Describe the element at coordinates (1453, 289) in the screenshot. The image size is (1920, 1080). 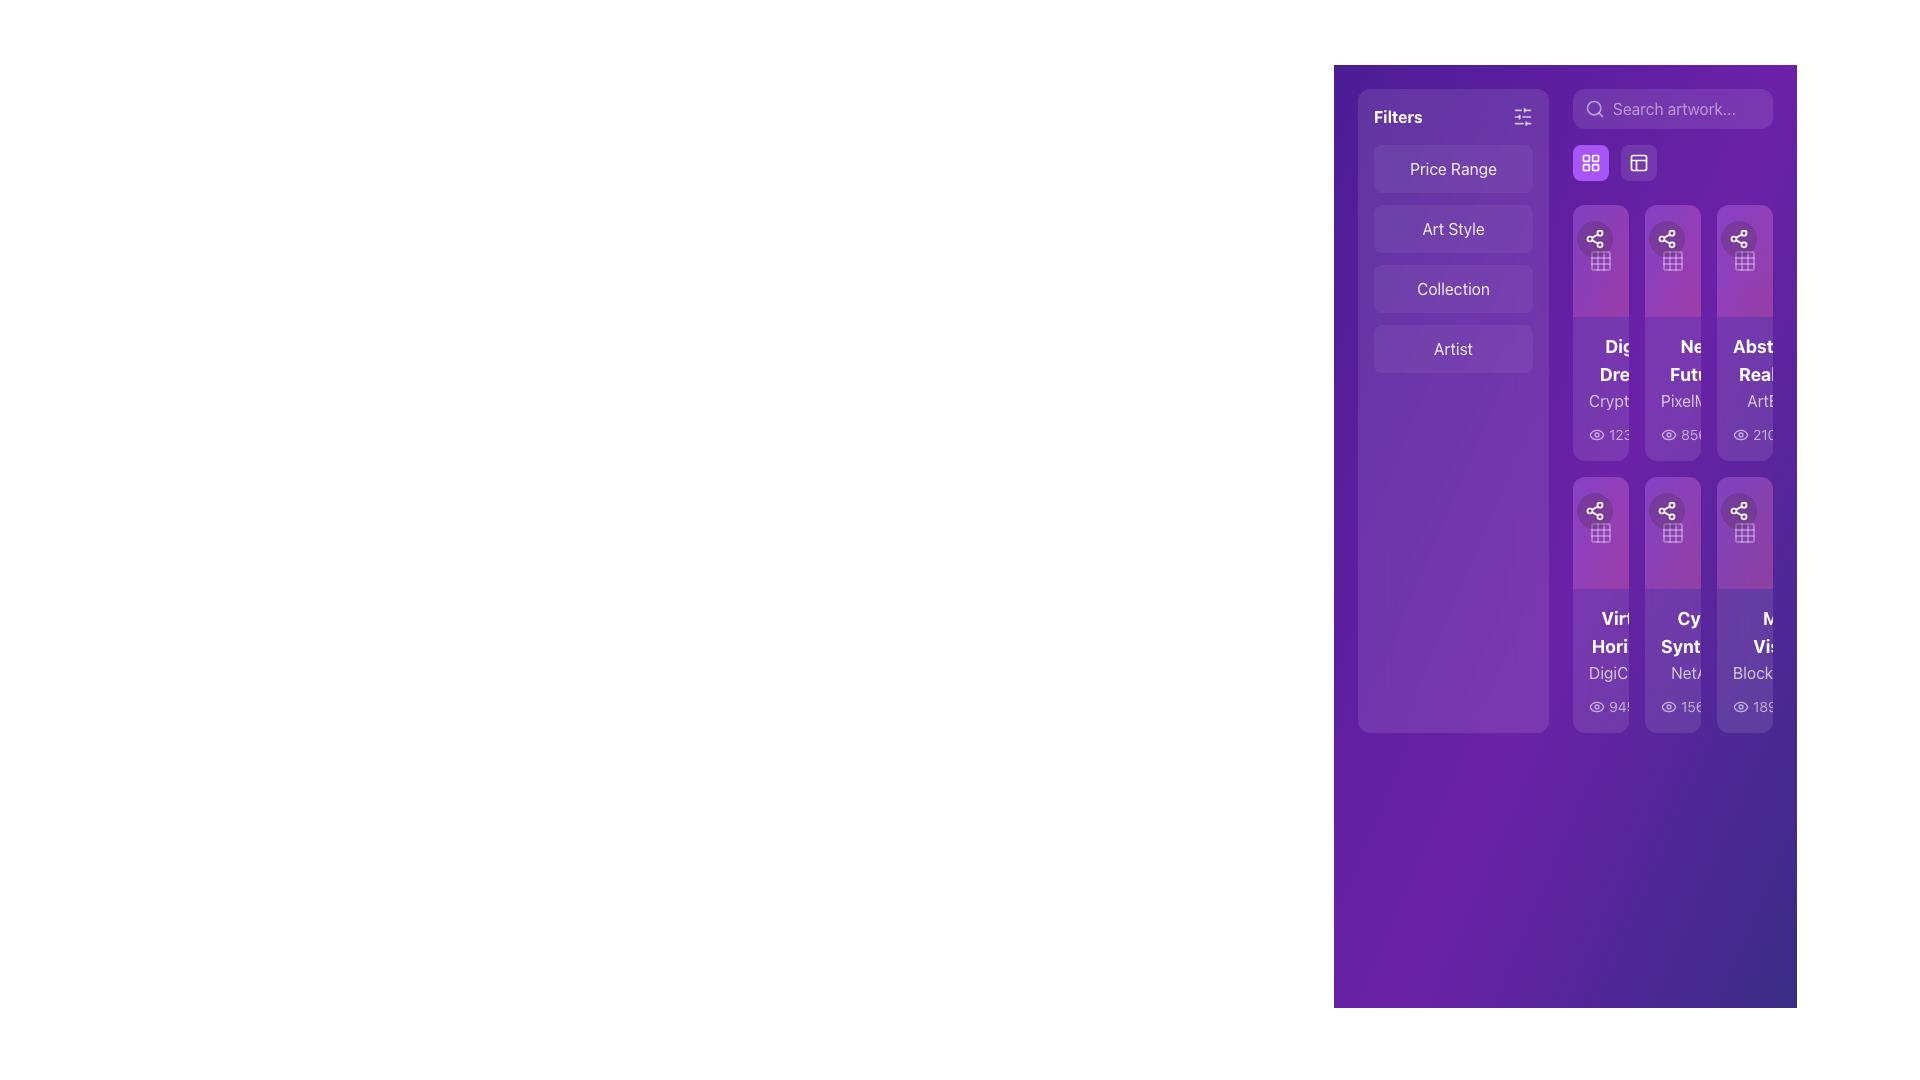
I see `the 'Collection' button, which is the third button in the vertical list of four within the 'Filters' sidebar, to trigger the color change effect` at that location.